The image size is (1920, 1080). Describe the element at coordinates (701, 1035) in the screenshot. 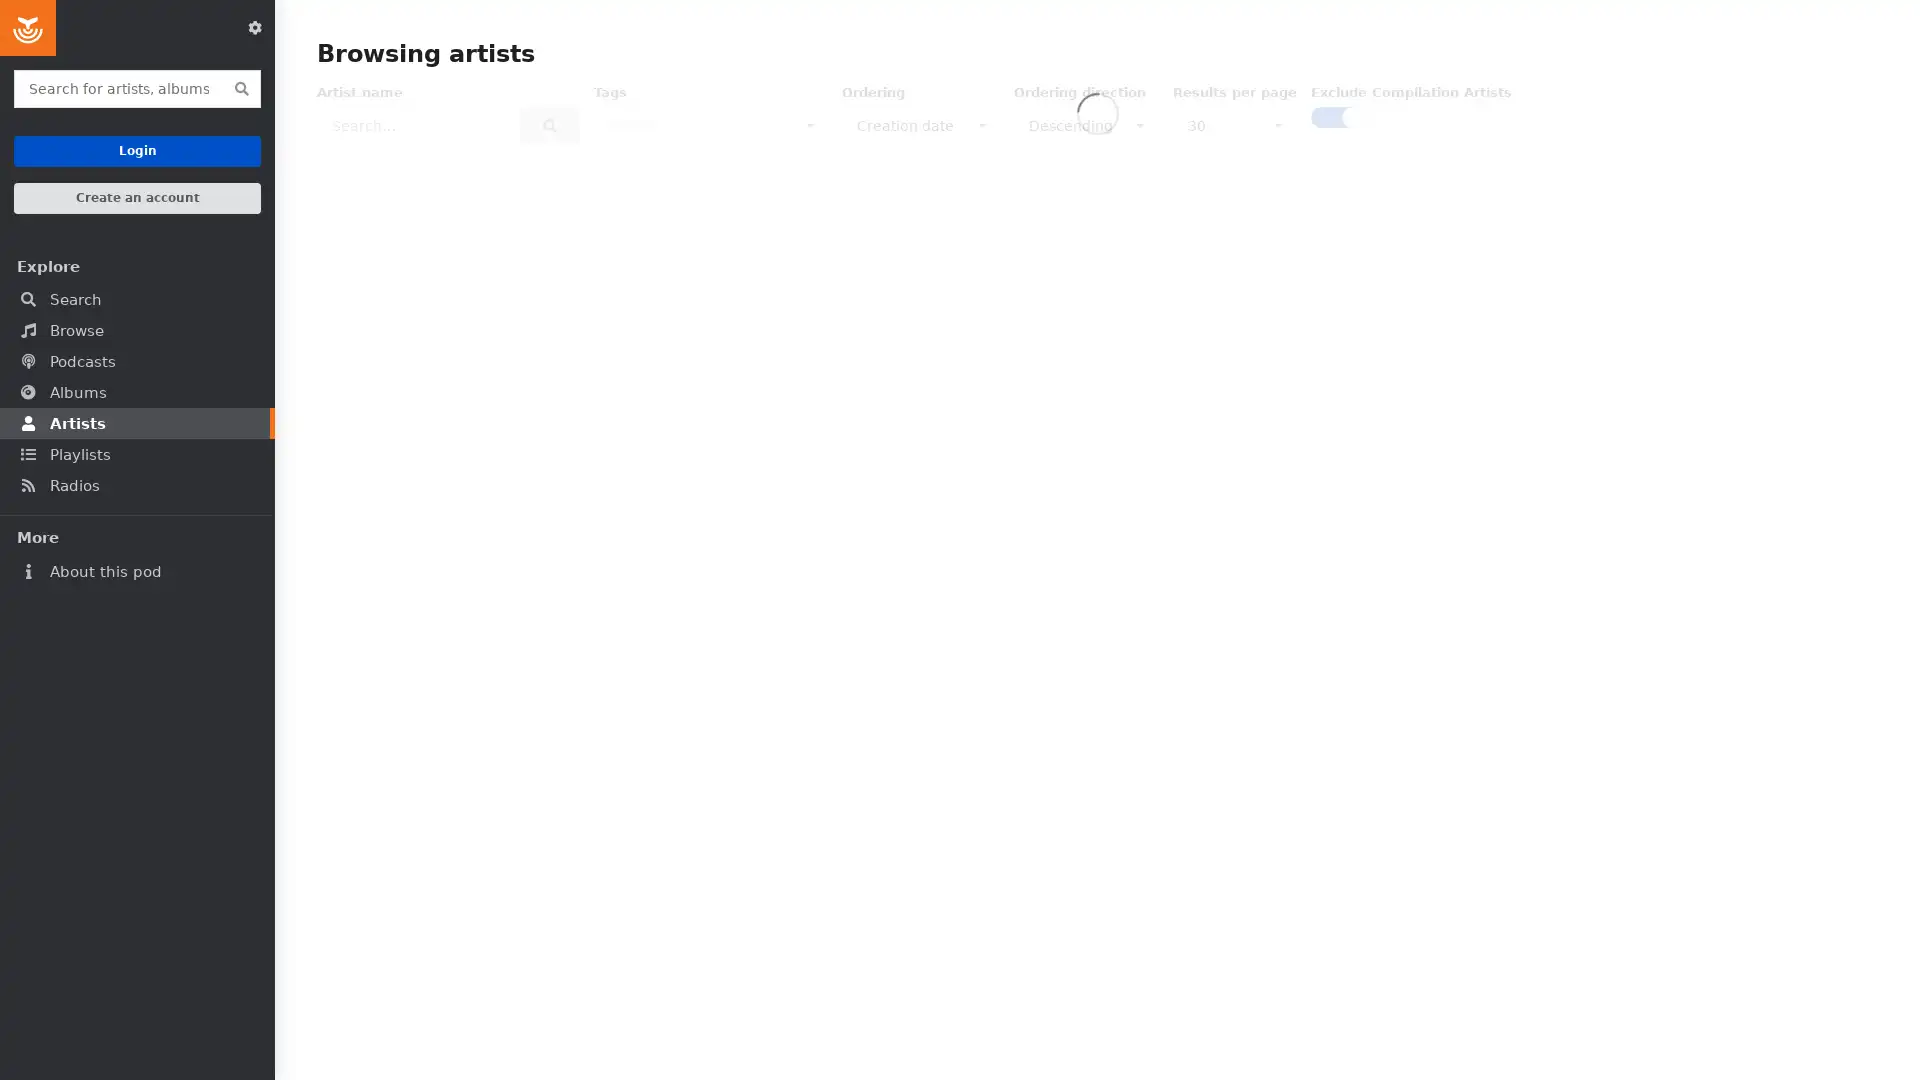

I see `Play artist` at that location.